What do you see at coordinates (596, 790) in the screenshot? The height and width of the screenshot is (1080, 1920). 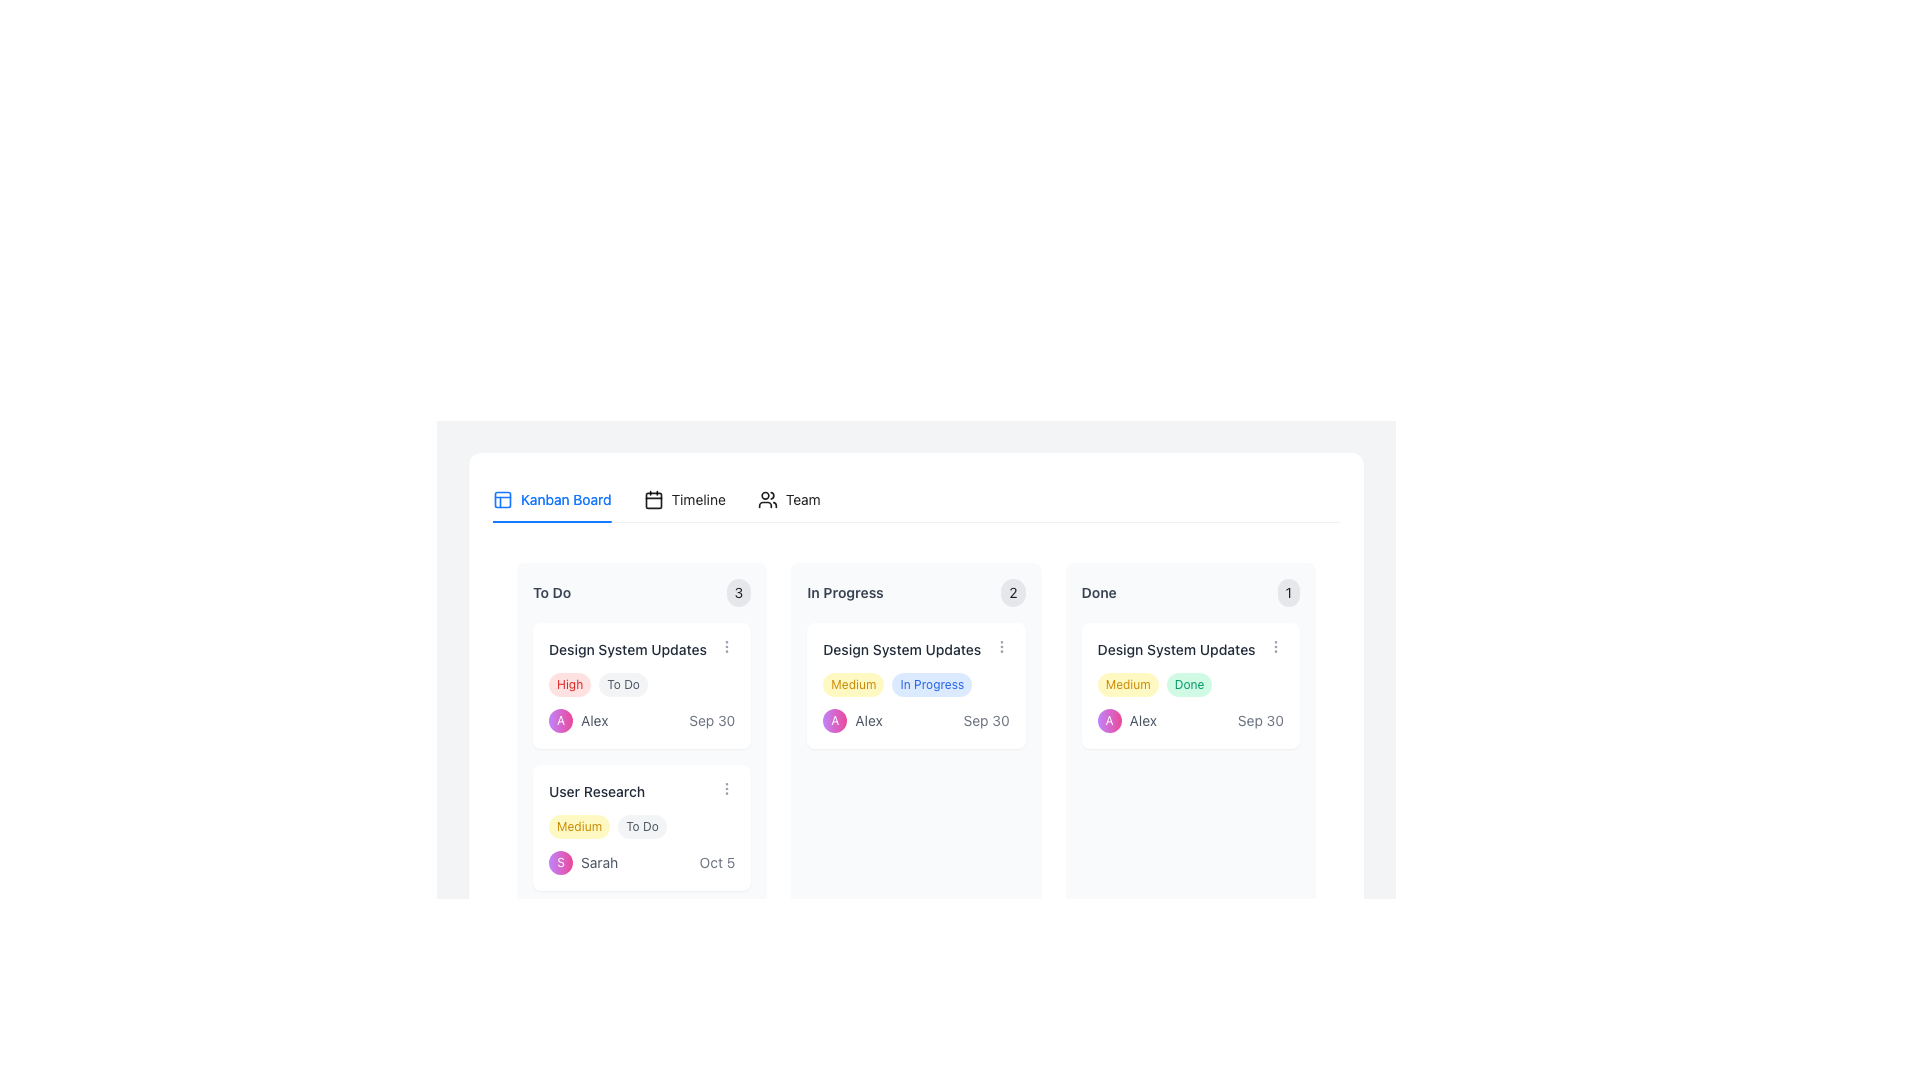 I see `the text label that serves as the title or identifier for a task in the 'To Do' column of the Kanban board` at bounding box center [596, 790].